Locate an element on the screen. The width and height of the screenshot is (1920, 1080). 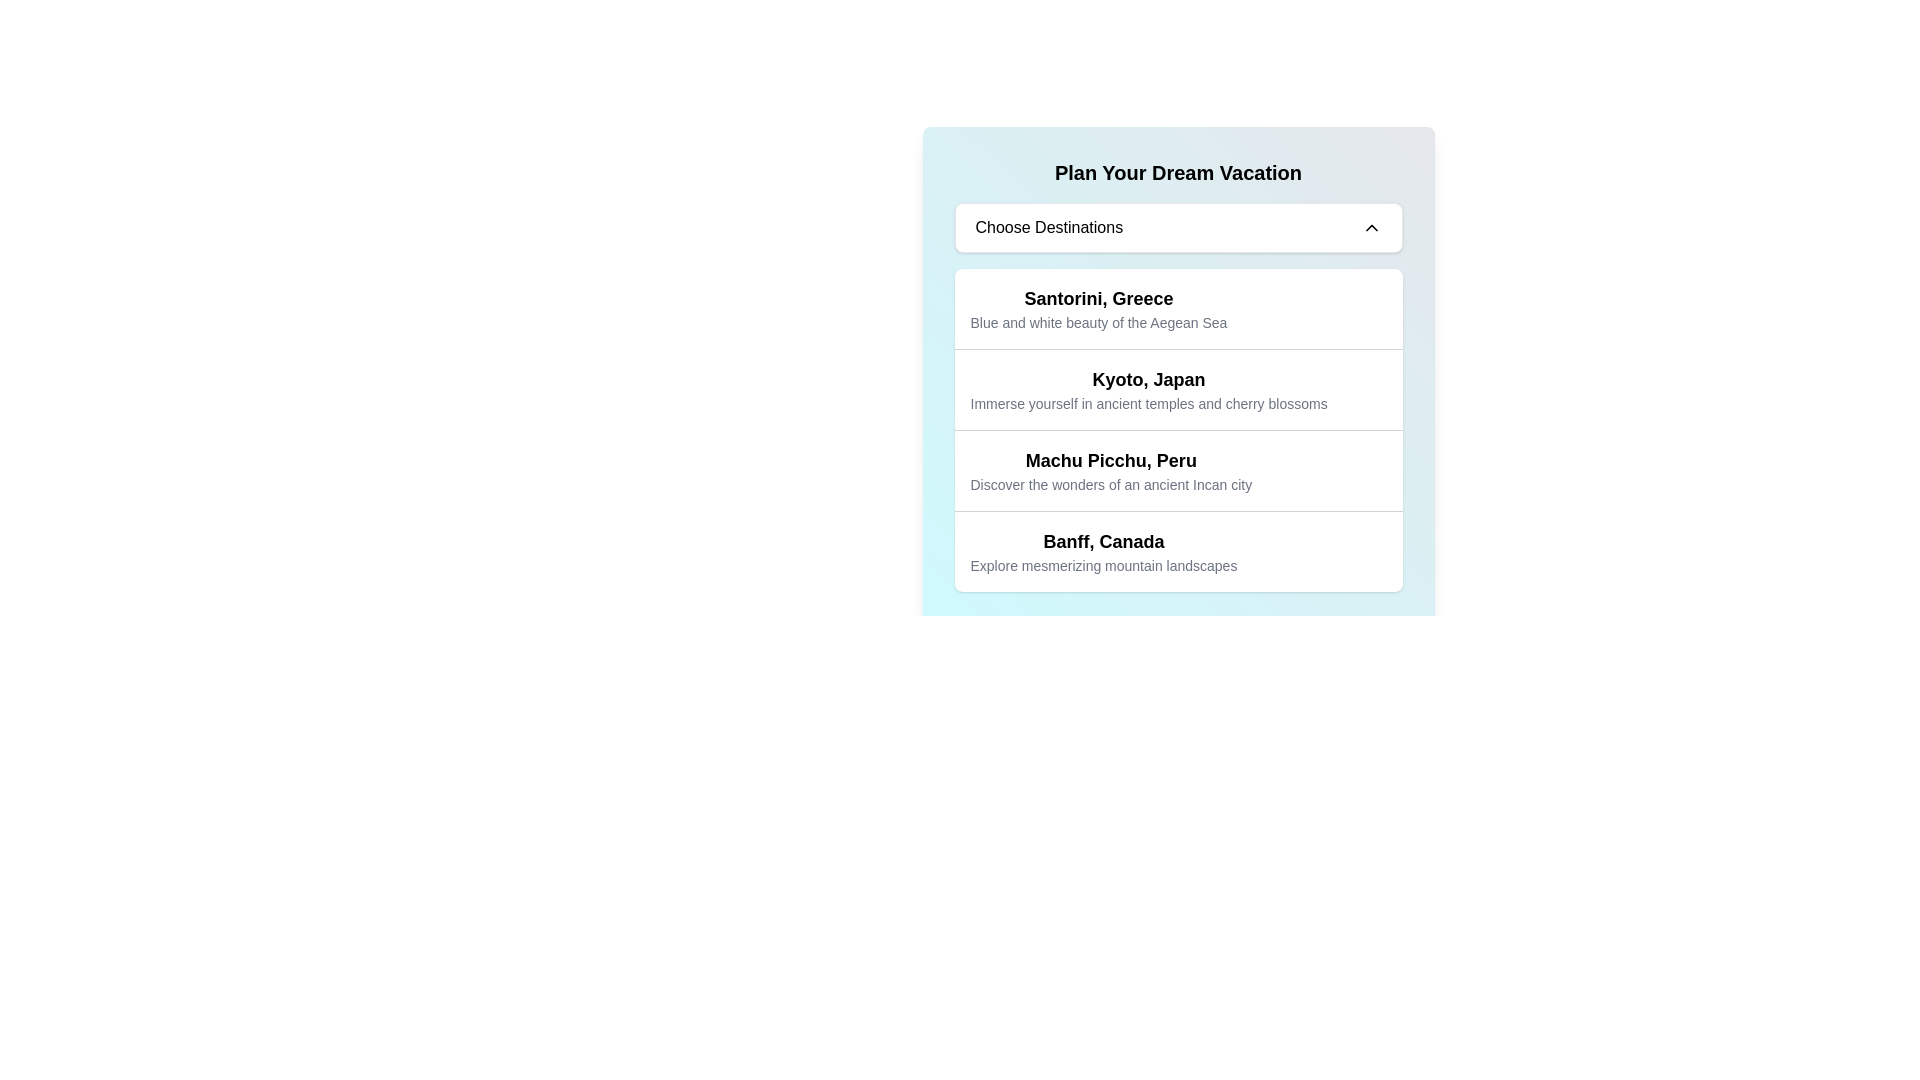
the Text Block element that displays 'Machu Picchu, Peru' and 'Discover the wonders of an ancient Incan city', located between 'Kyoto, Japan' and 'Banff, Canada' in the destination options list is located at coordinates (1110, 470).